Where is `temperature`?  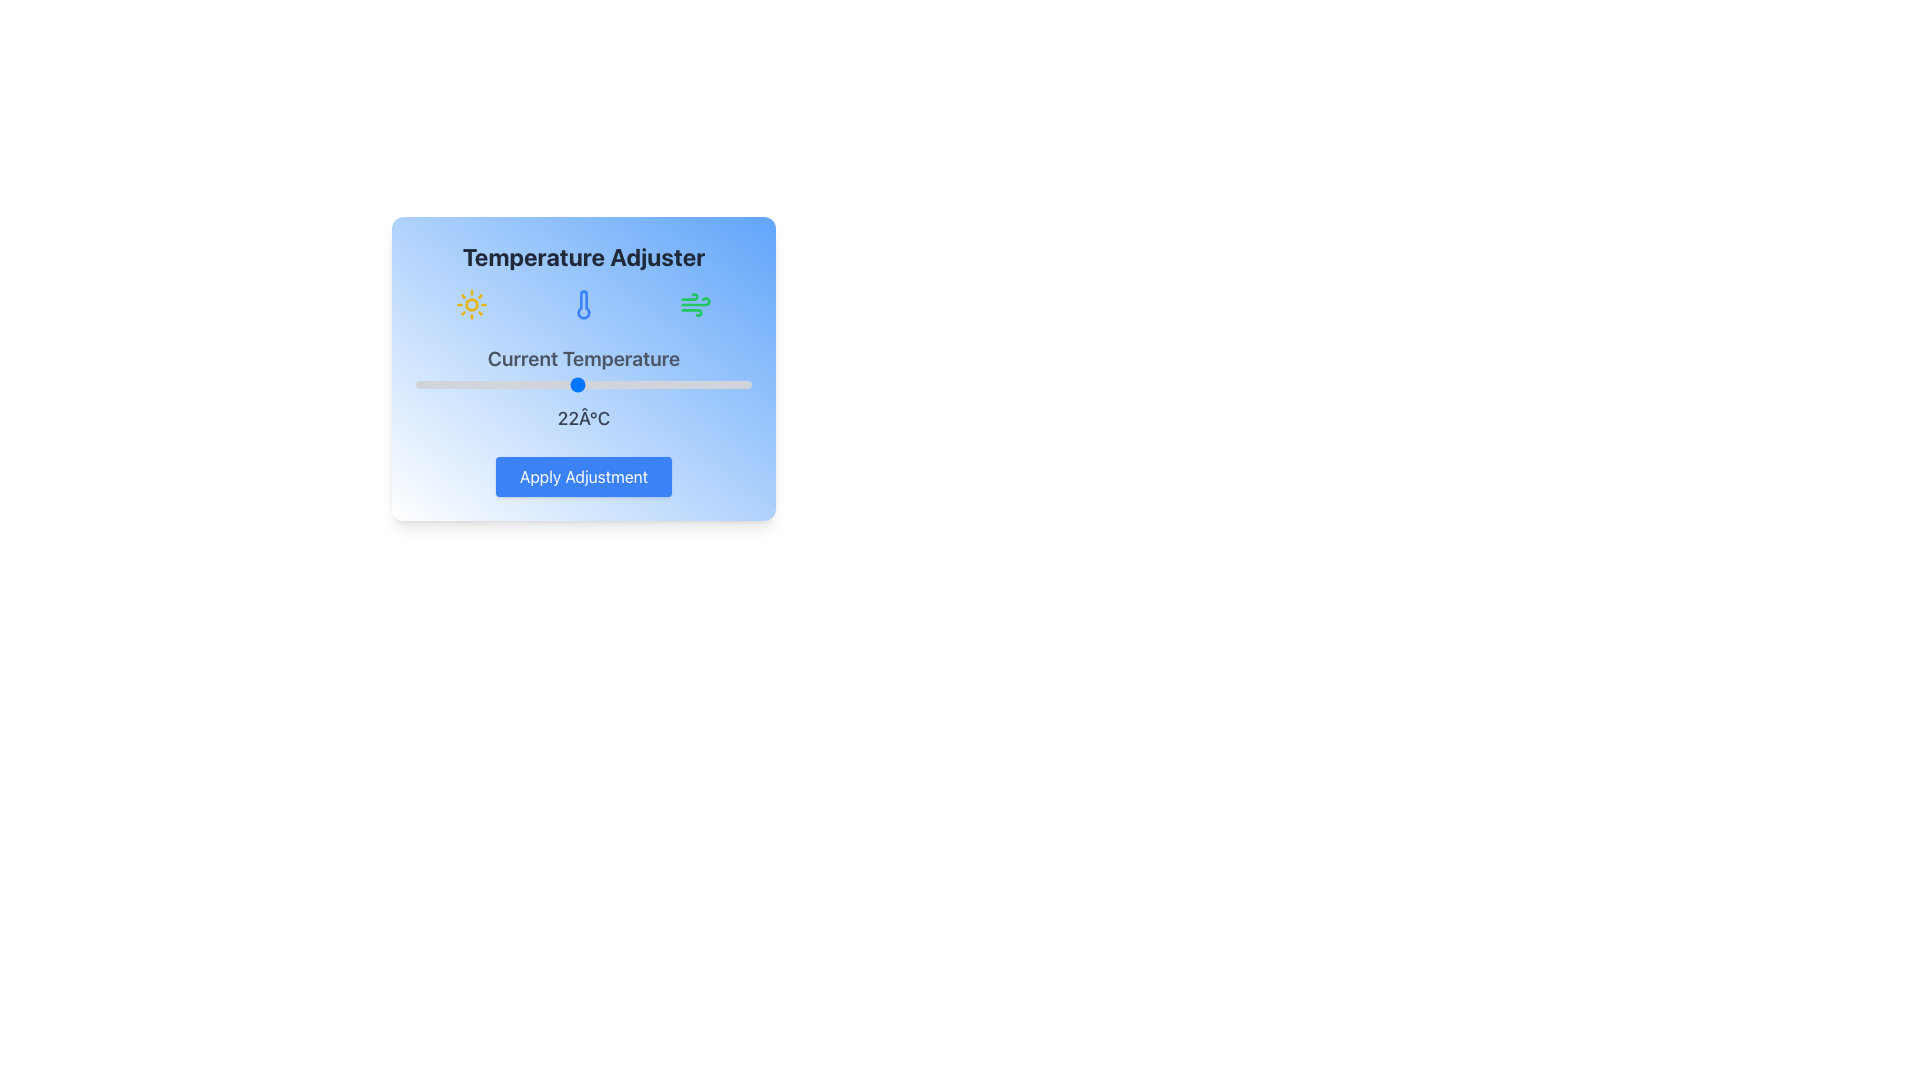
temperature is located at coordinates (698, 385).